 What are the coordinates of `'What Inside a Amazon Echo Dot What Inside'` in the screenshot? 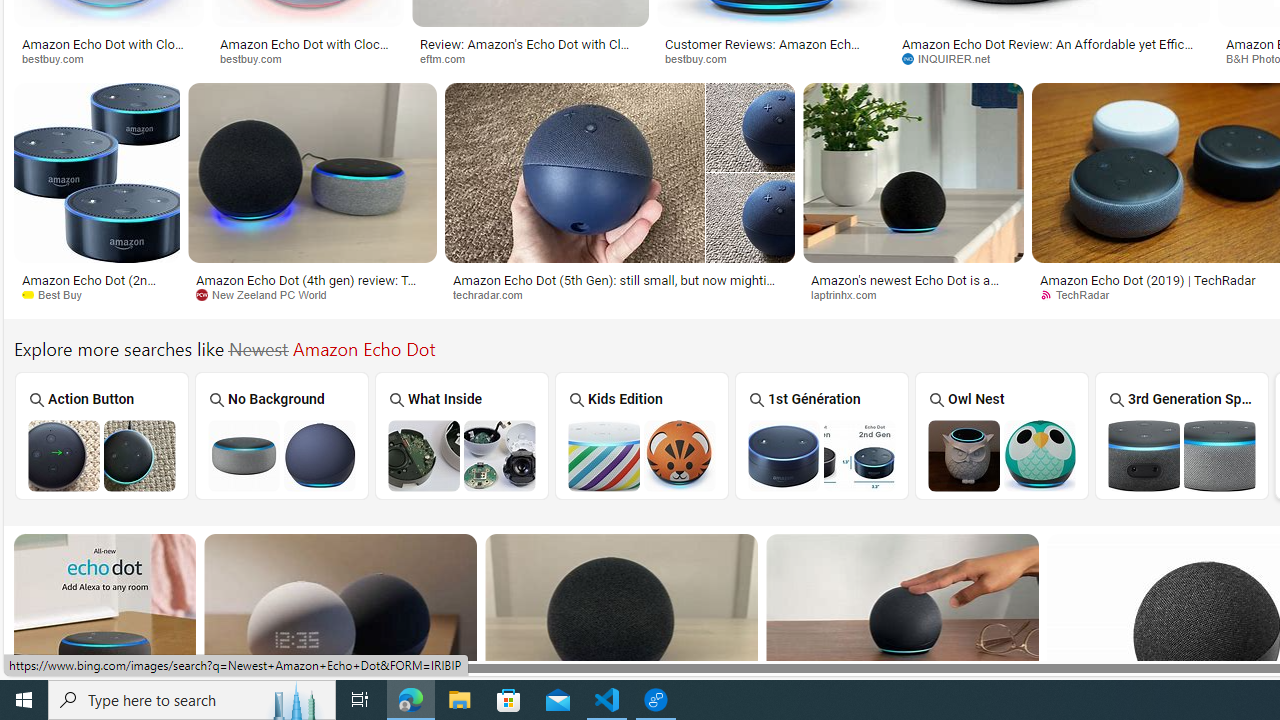 It's located at (461, 434).